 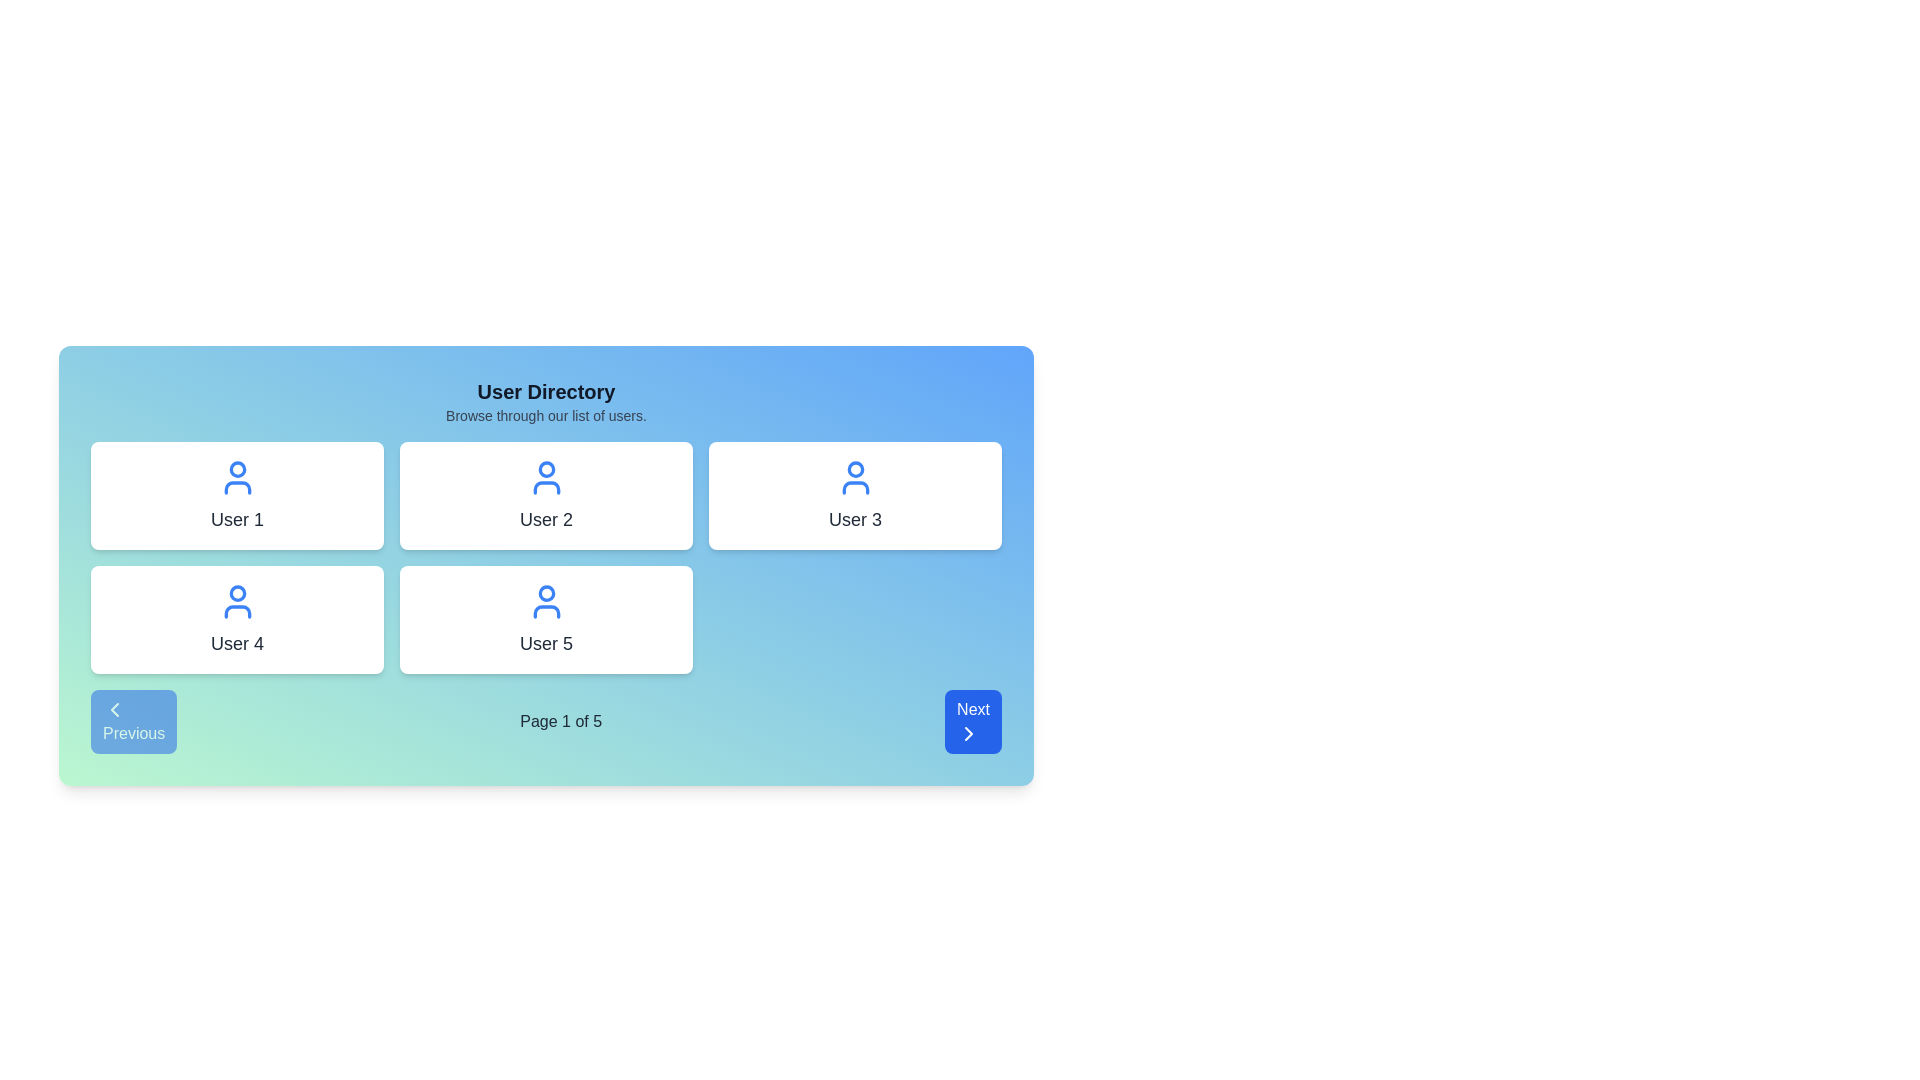 I want to click on the user icon representing 'User 2' located in the center column of the top row within the user cards grid, so click(x=546, y=478).